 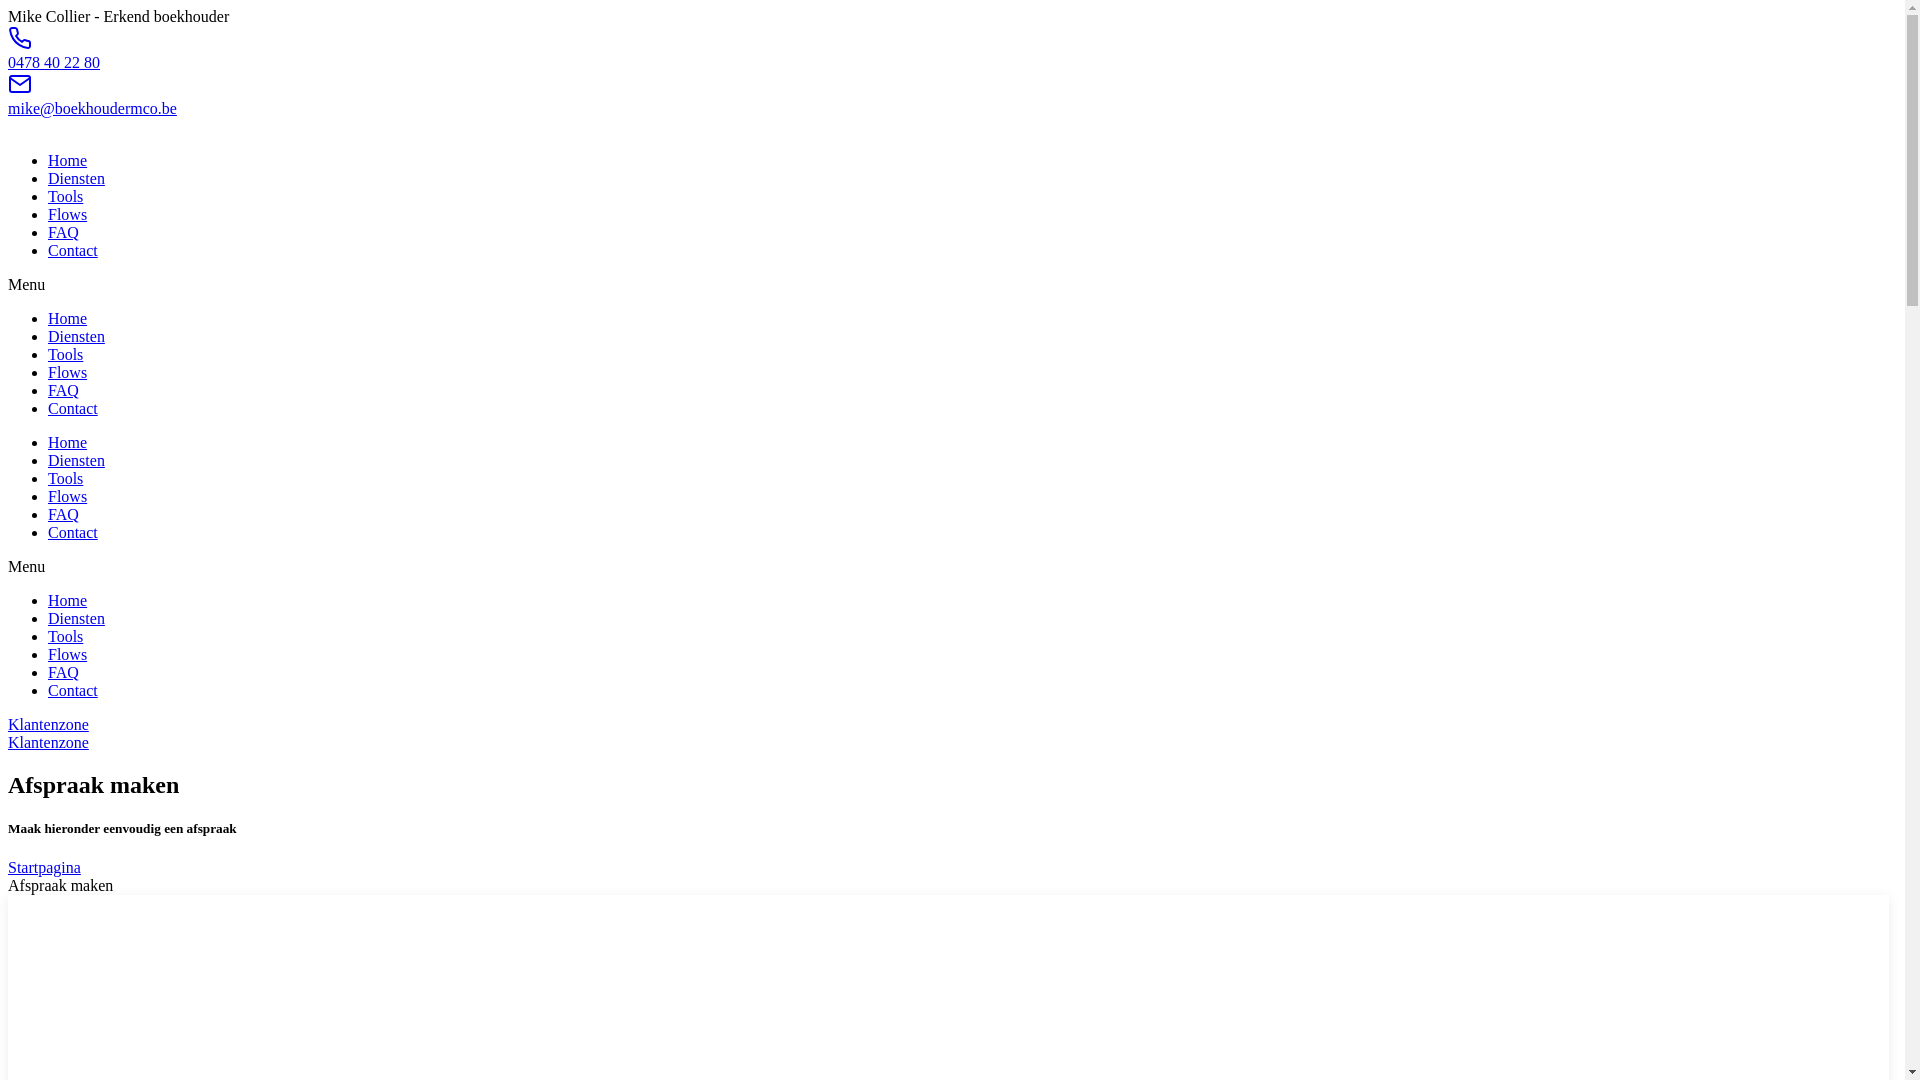 I want to click on 'Klantenzone', so click(x=48, y=724).